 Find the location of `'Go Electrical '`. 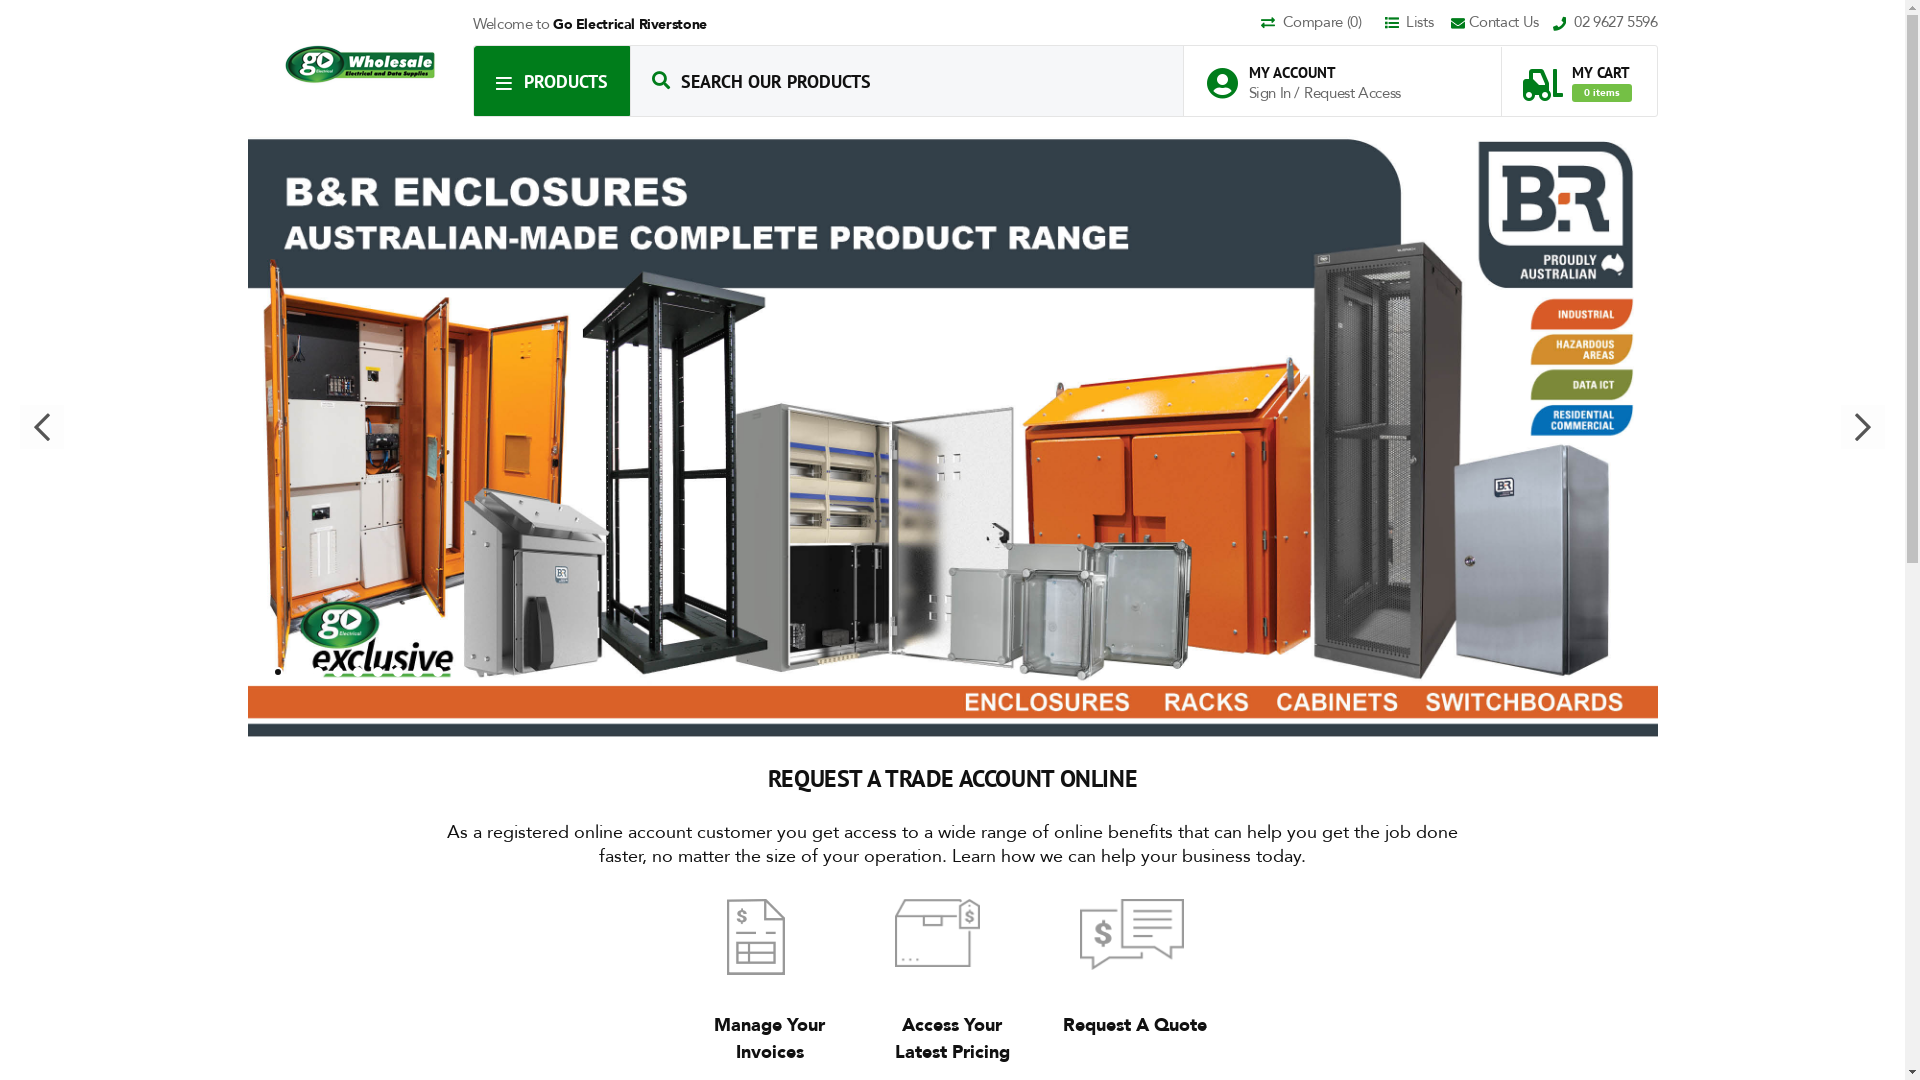

'Go Electrical ' is located at coordinates (360, 63).